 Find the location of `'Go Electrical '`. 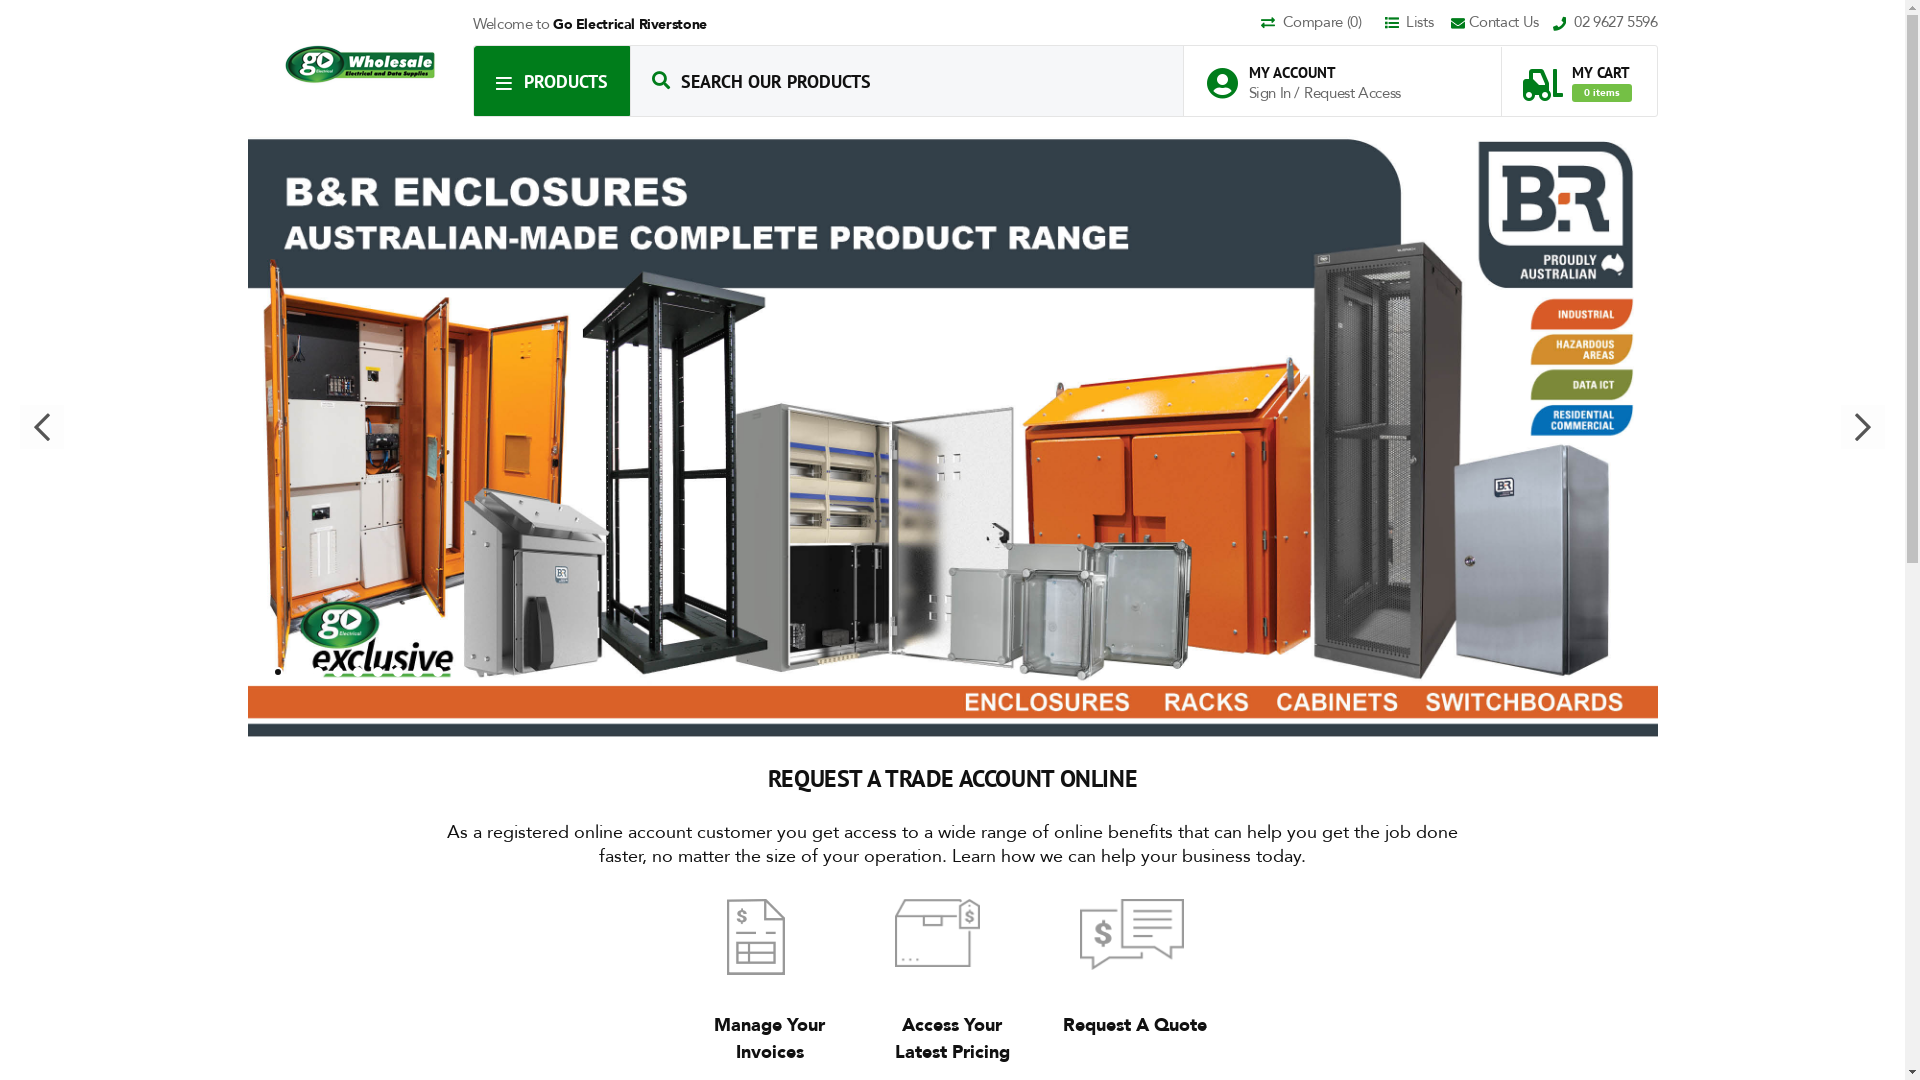

'Go Electrical ' is located at coordinates (360, 63).